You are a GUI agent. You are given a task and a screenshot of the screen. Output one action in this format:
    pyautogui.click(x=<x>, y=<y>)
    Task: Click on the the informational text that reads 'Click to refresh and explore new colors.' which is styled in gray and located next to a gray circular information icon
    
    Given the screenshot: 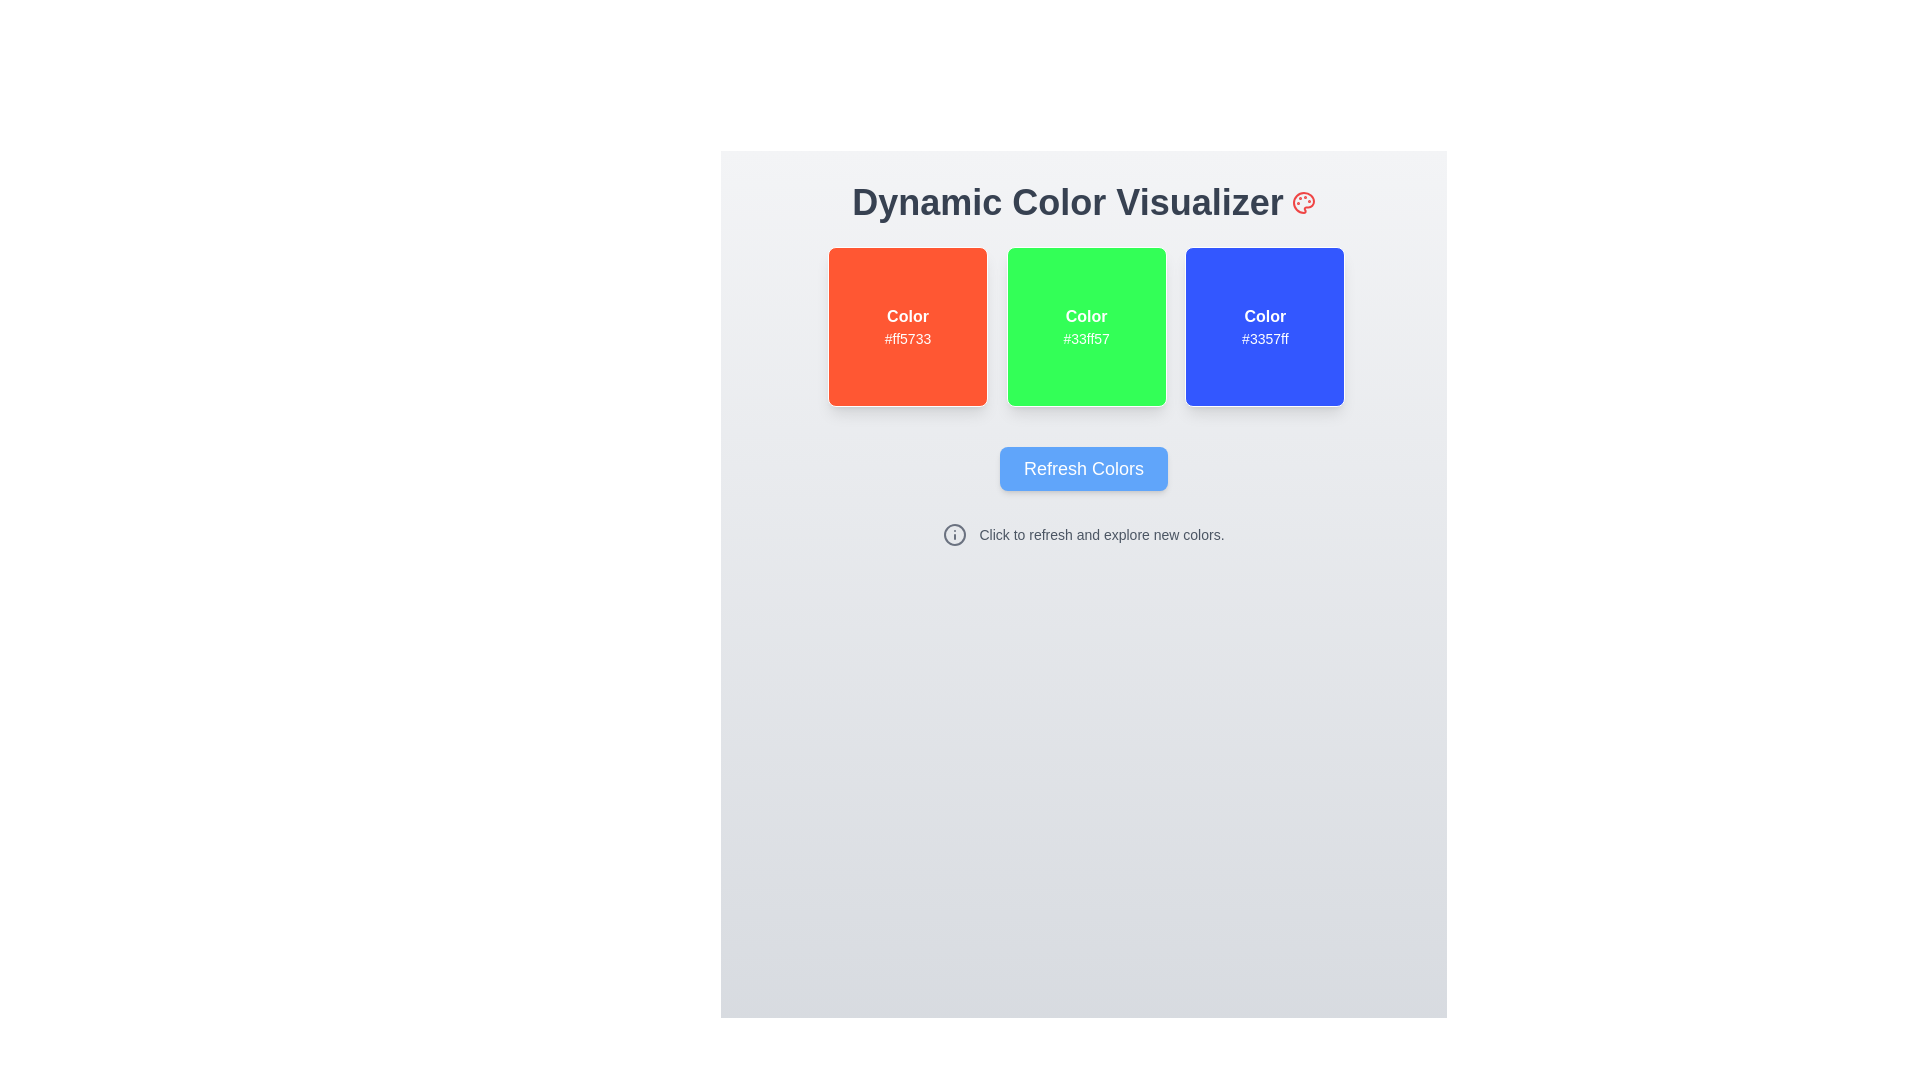 What is the action you would take?
    pyautogui.click(x=1083, y=534)
    